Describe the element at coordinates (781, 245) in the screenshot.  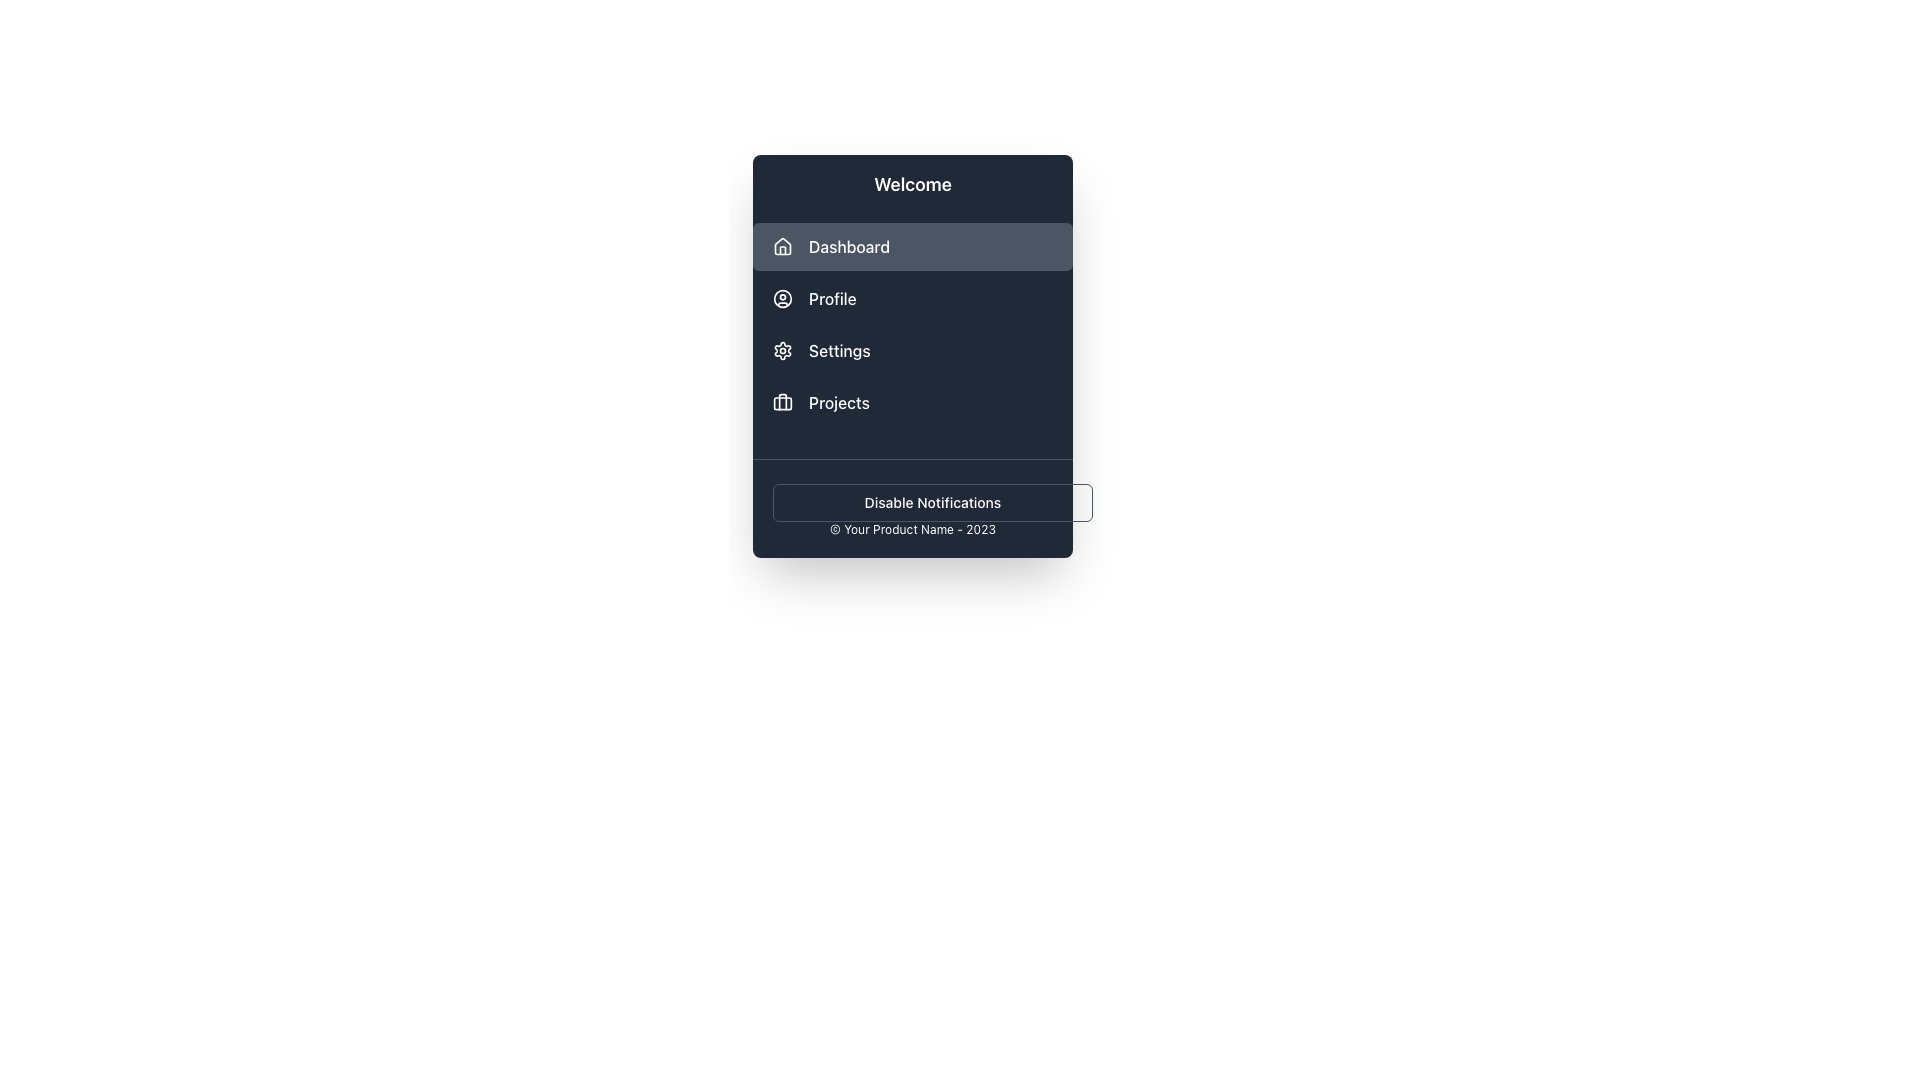
I see `the house-shaped icon located to the left of the 'Dashboard' text in the dropdown-style menu` at that location.